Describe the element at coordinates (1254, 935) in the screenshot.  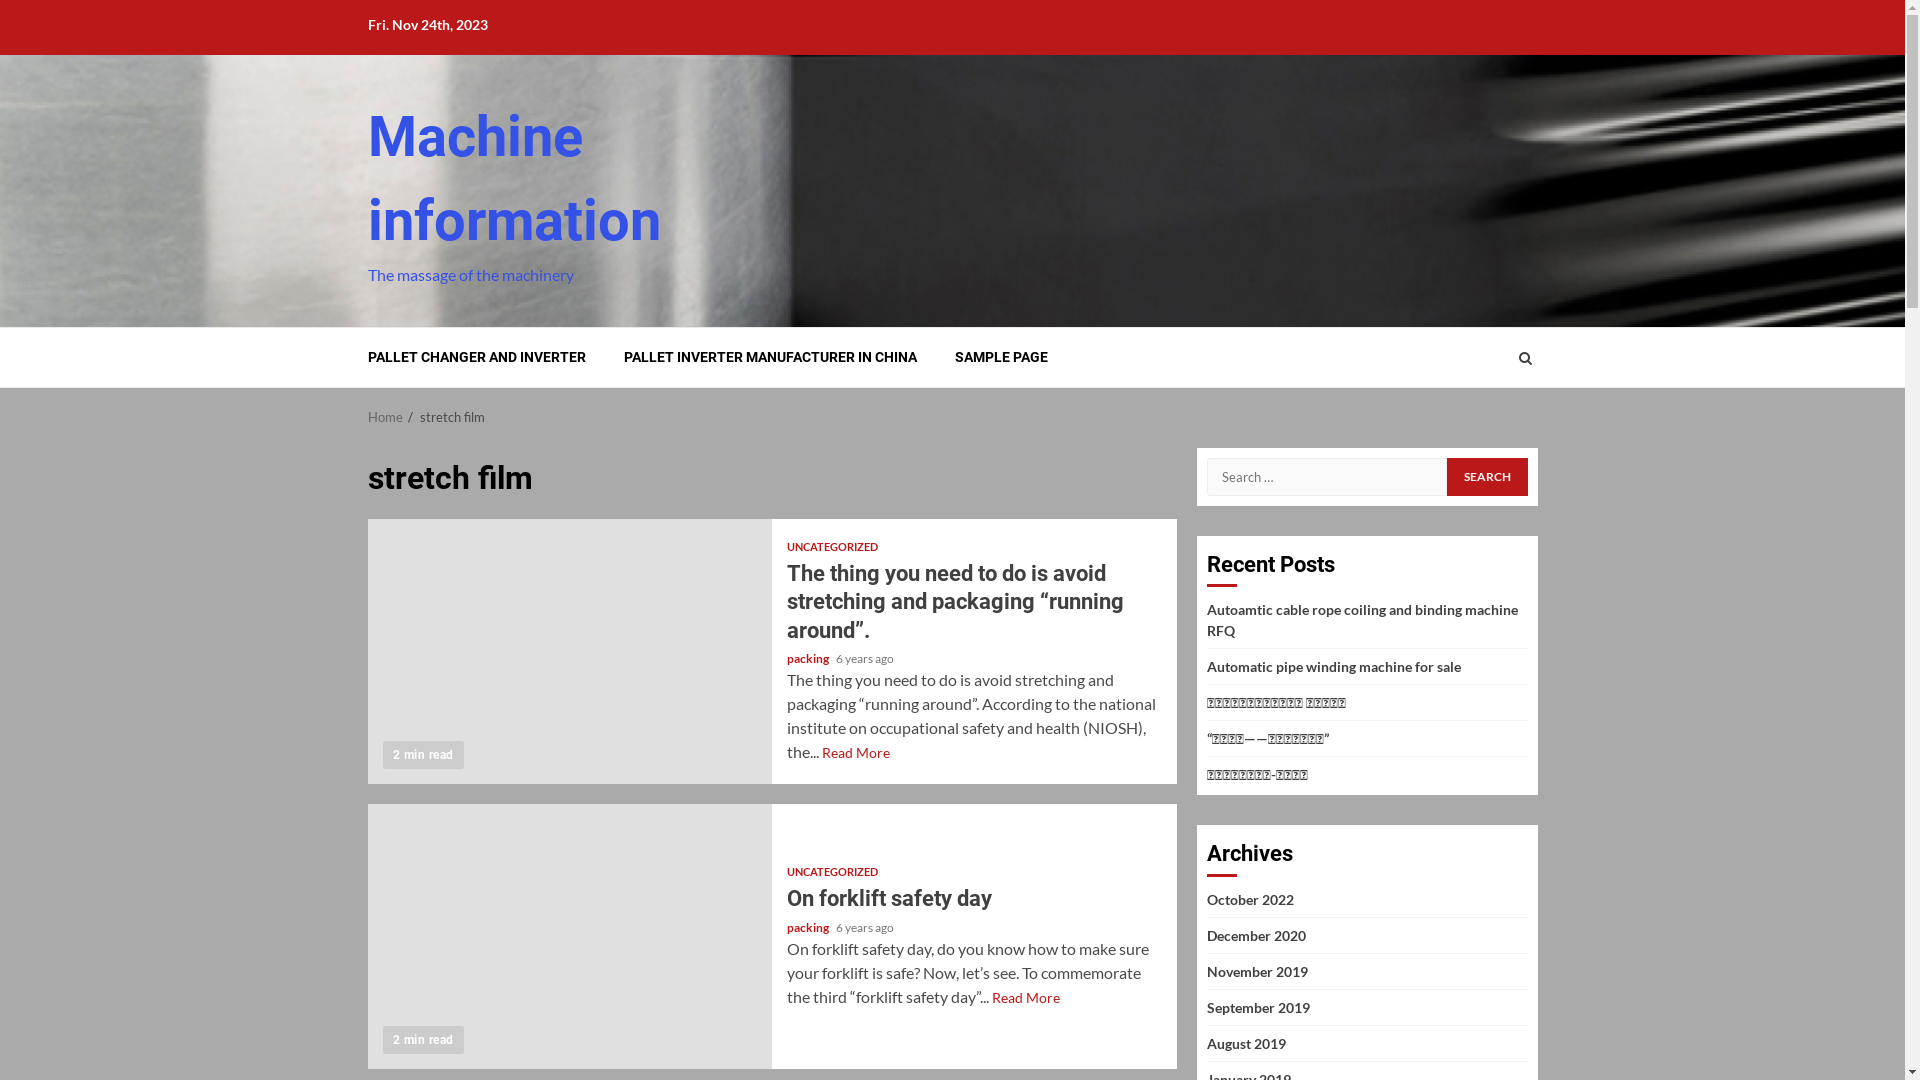
I see `'December 2020'` at that location.